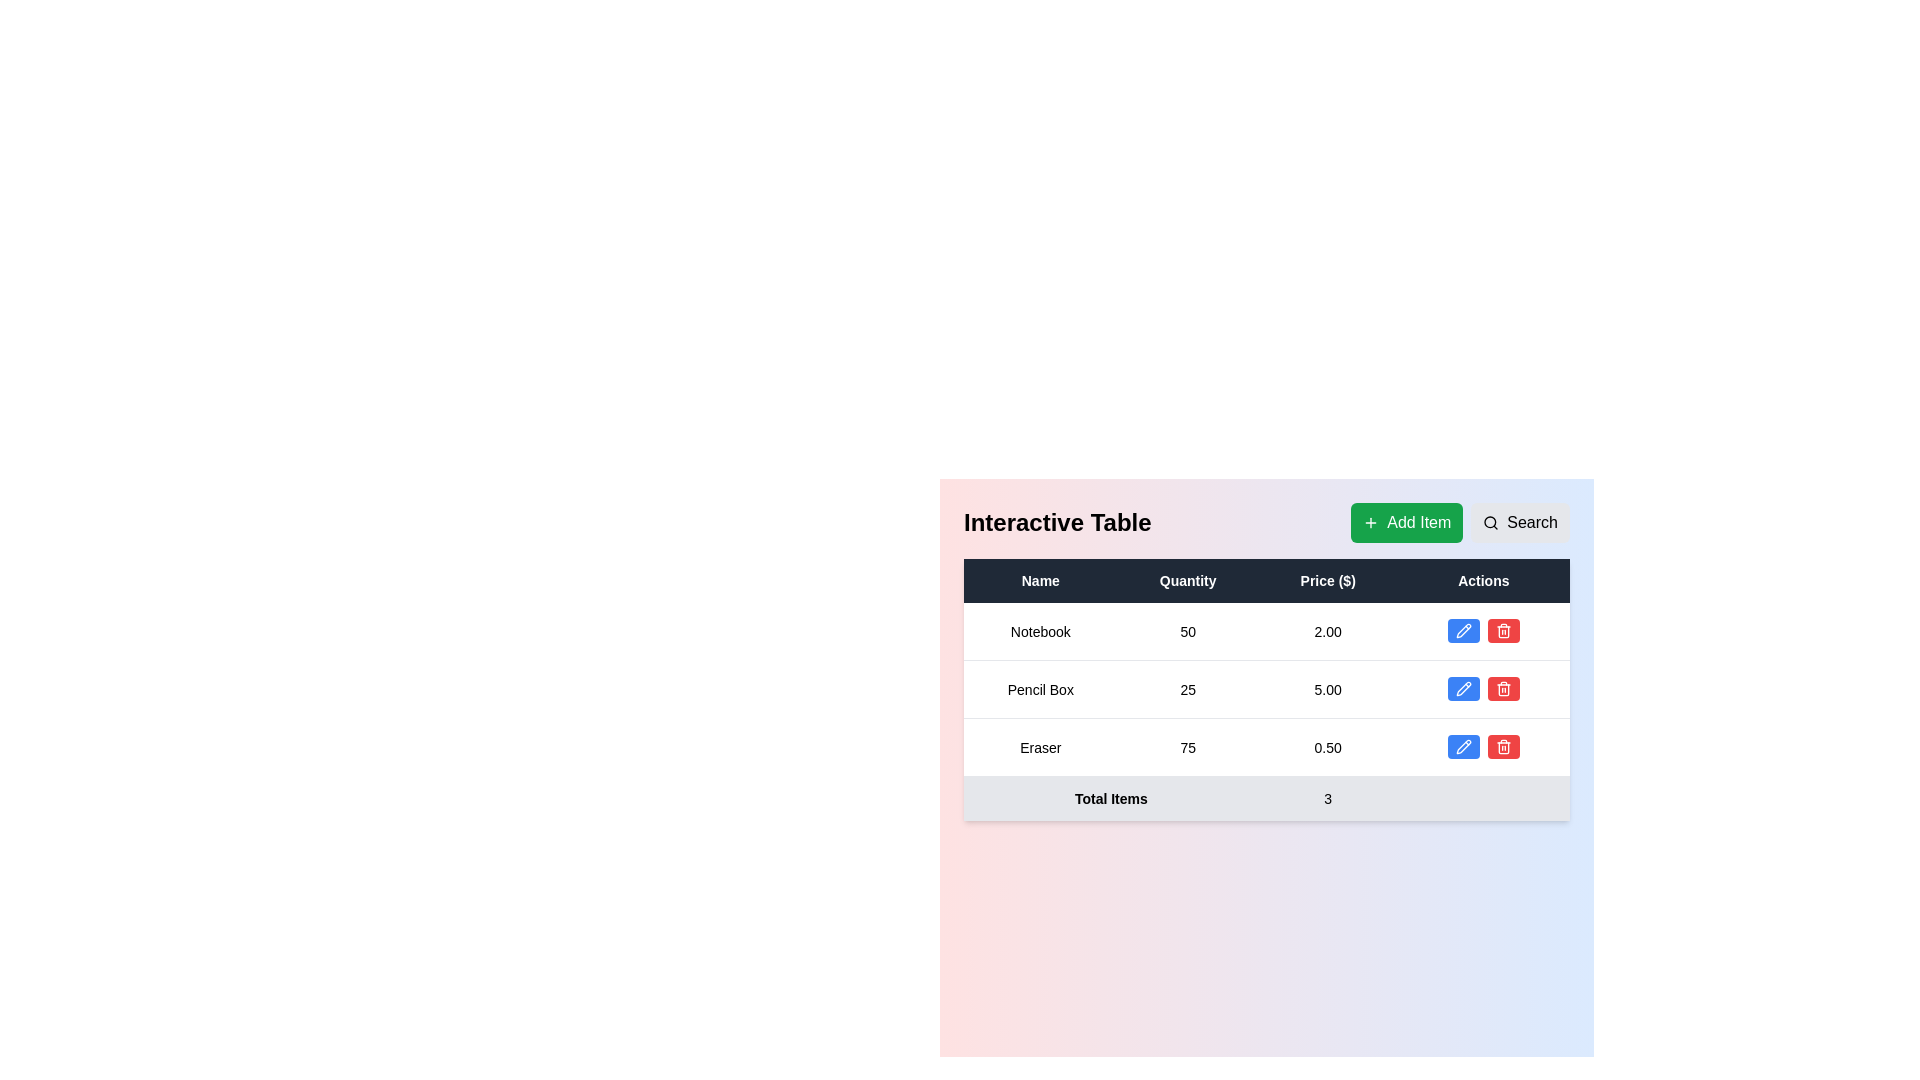 This screenshot has height=1080, width=1920. Describe the element at coordinates (1503, 688) in the screenshot. I see `the delete icon within the red background button in the 'Actions' column of the 'Pencil Box' row` at that location.